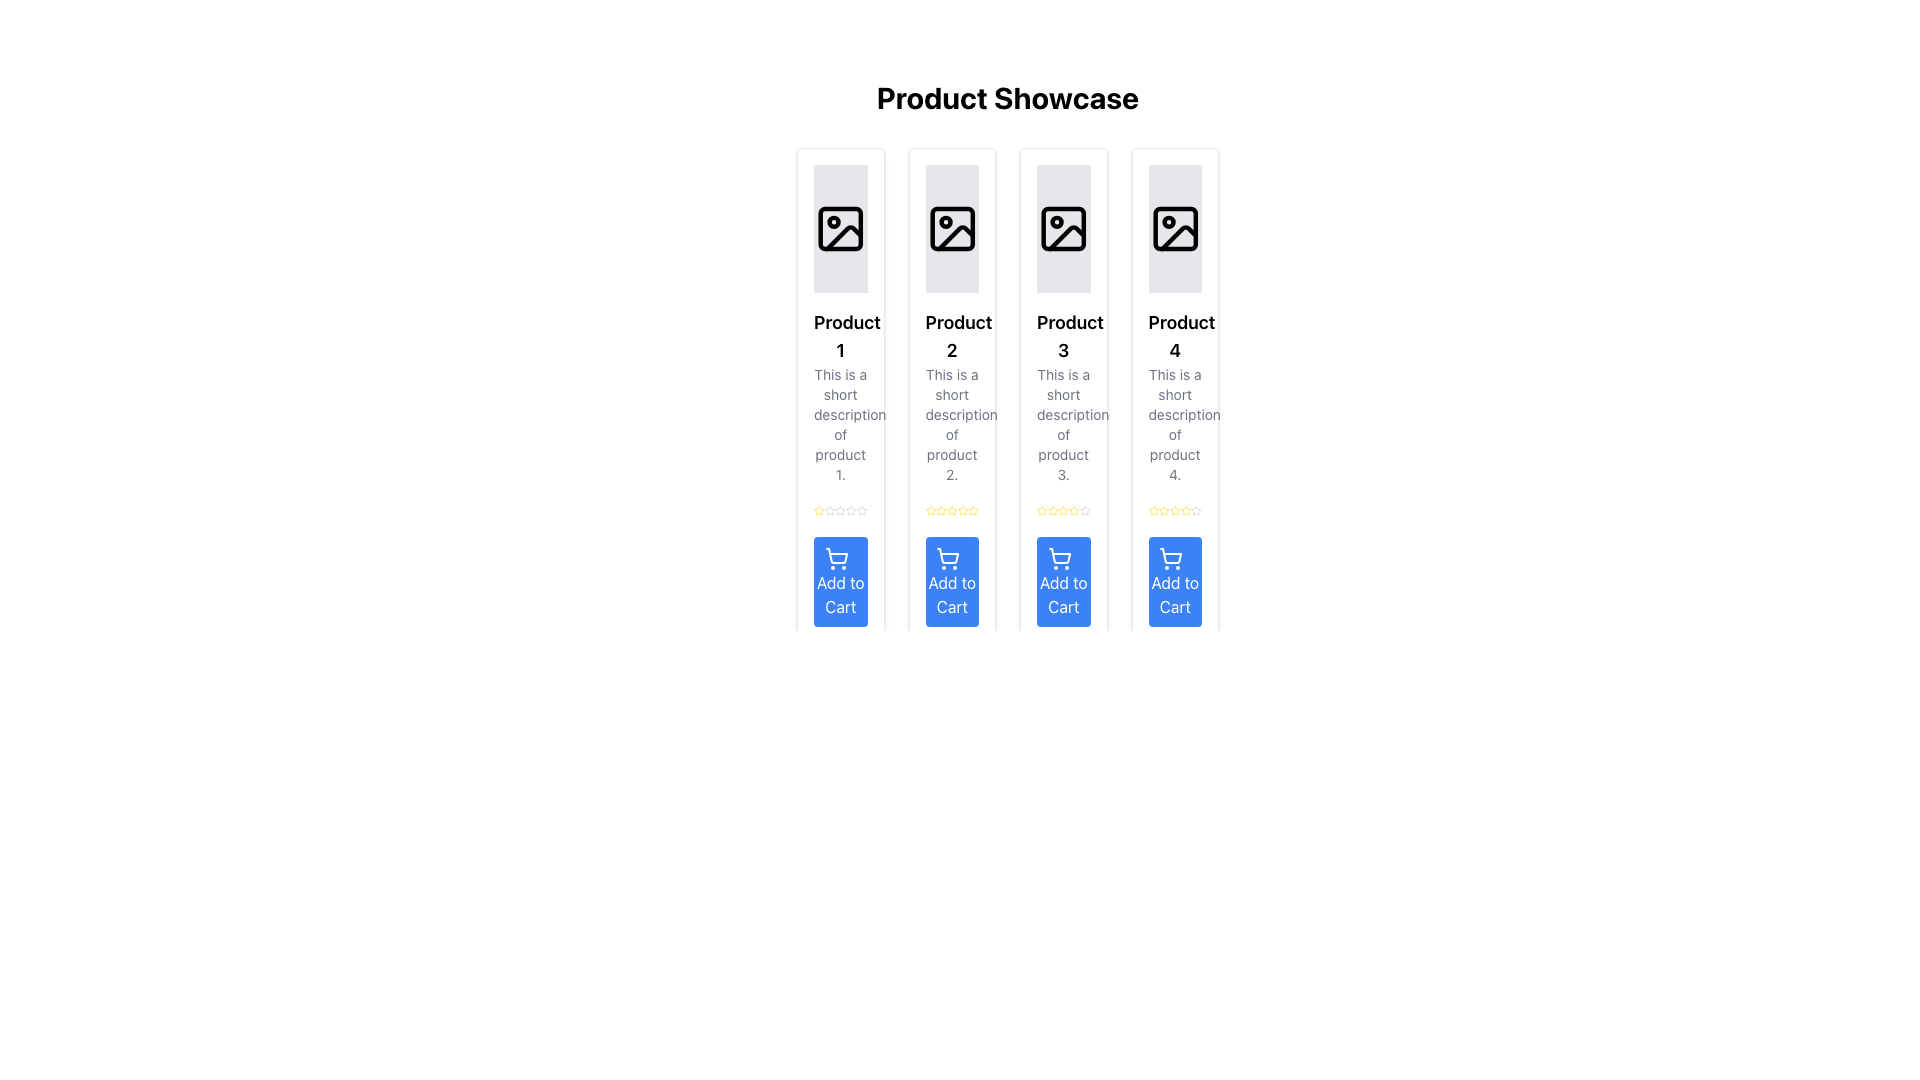  Describe the element at coordinates (1185, 509) in the screenshot. I see `leftmost star icon representing one rating point for 'Product 4' in the rating section of the product card` at that location.